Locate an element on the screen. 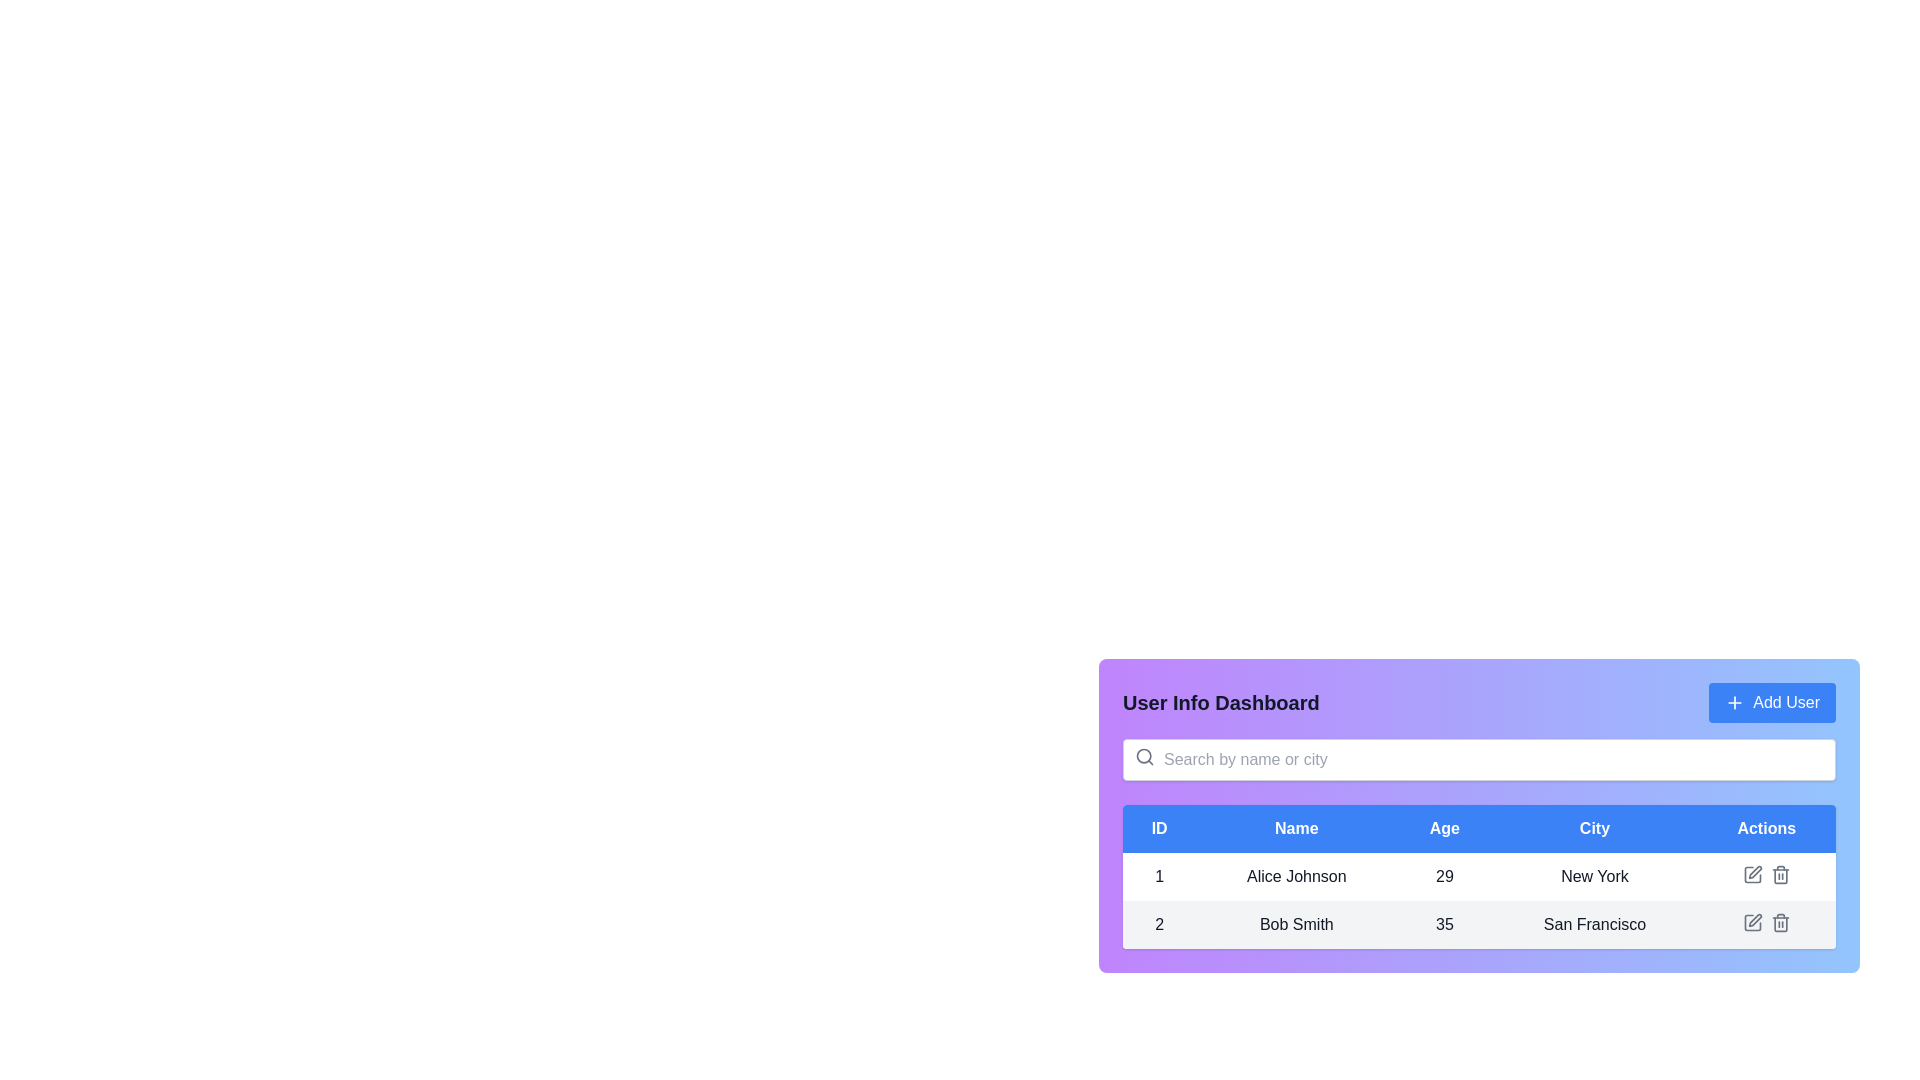 This screenshot has width=1920, height=1080. the edit button located in the 'Actions' column of the first row for user 'Alice Johnson' to initiate editing is located at coordinates (1751, 874).